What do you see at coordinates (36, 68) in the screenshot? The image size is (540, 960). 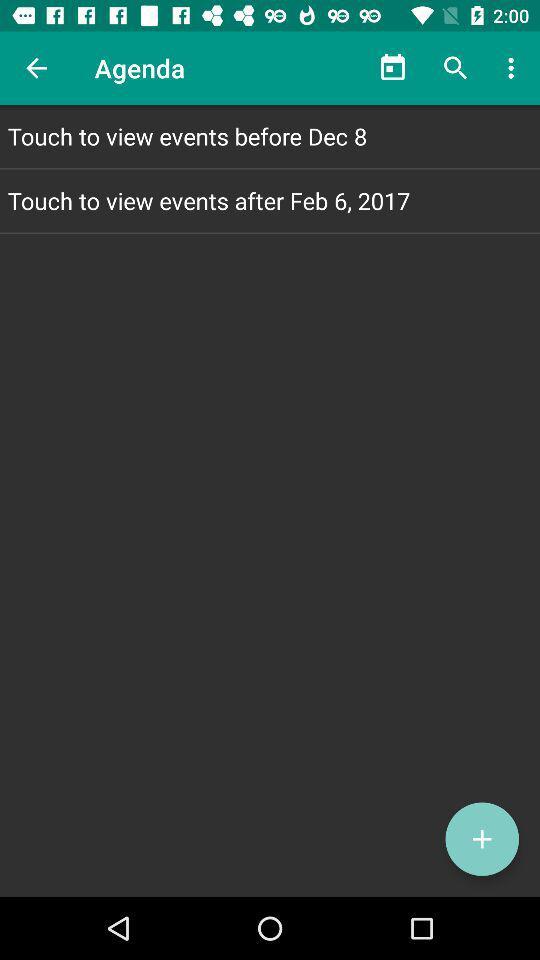 I see `item to the left of agenda` at bounding box center [36, 68].